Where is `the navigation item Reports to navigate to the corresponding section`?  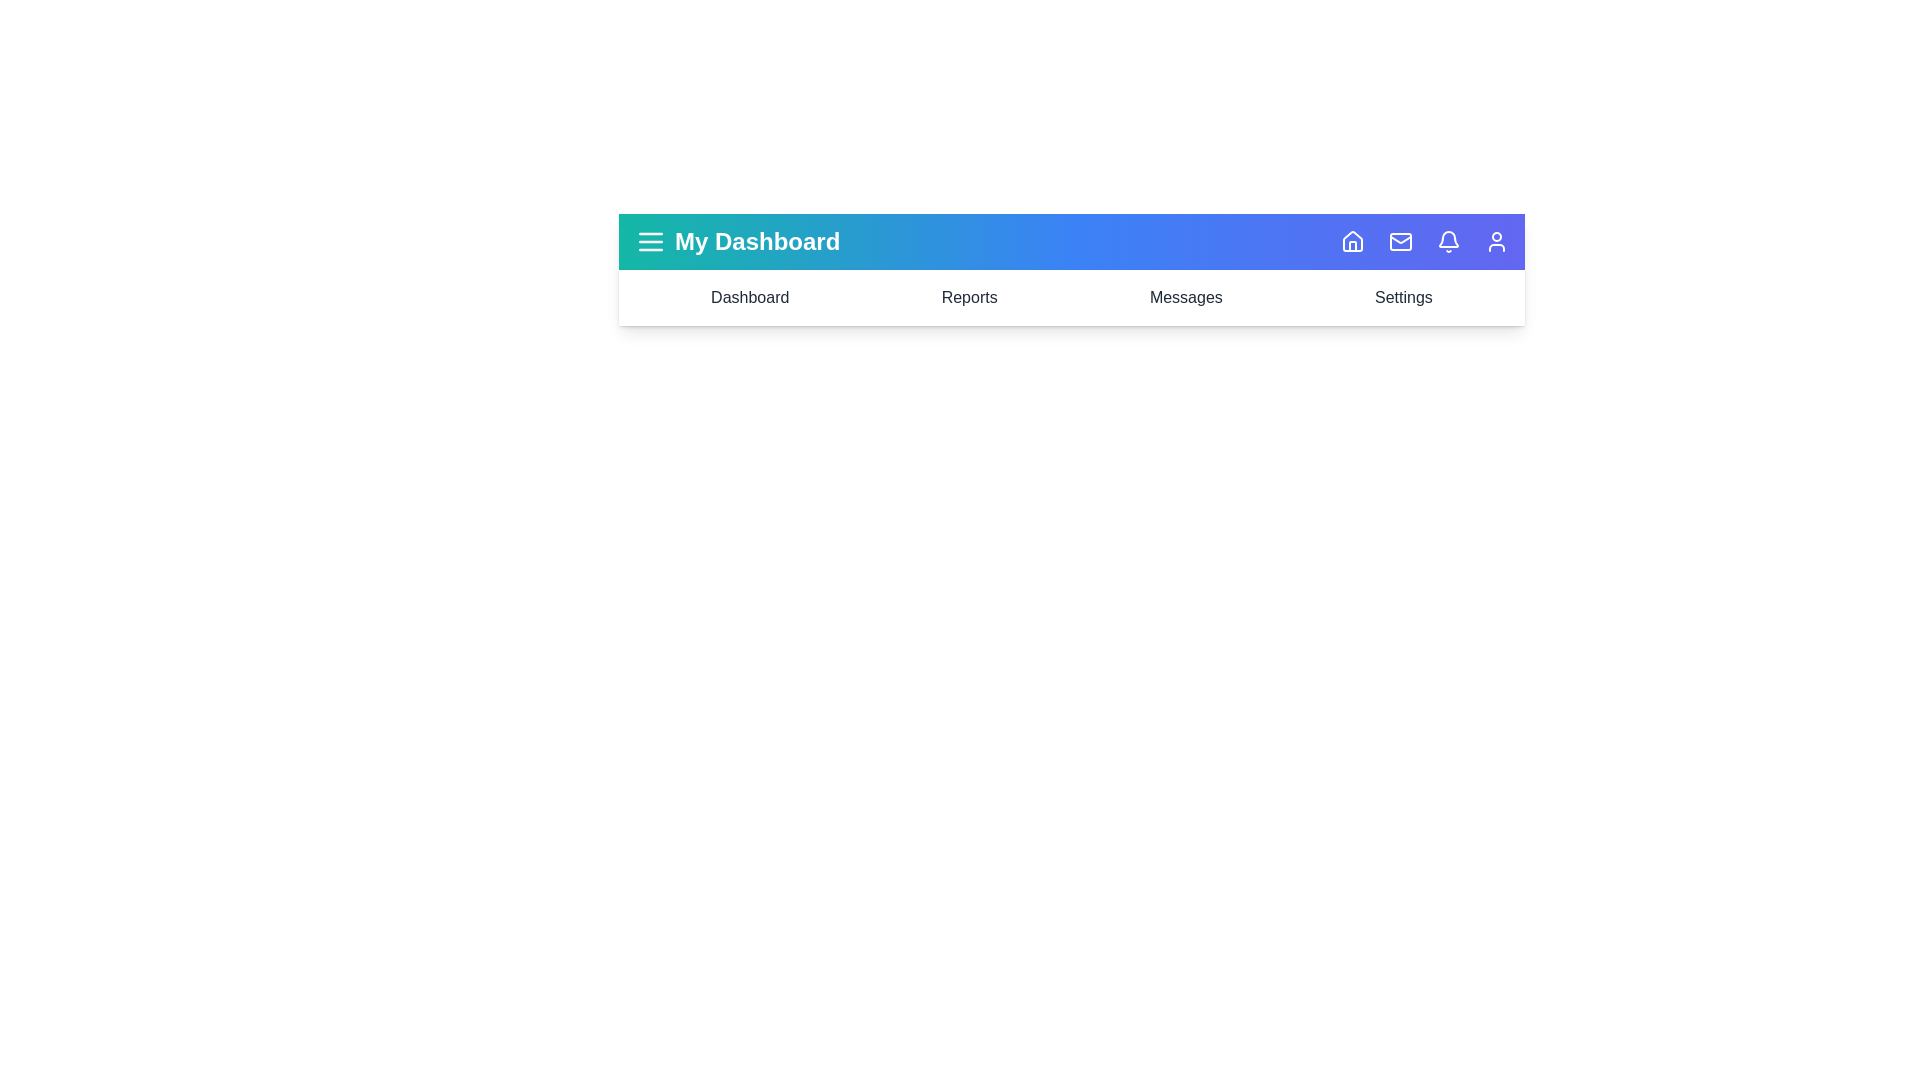
the navigation item Reports to navigate to the corresponding section is located at coordinates (969, 297).